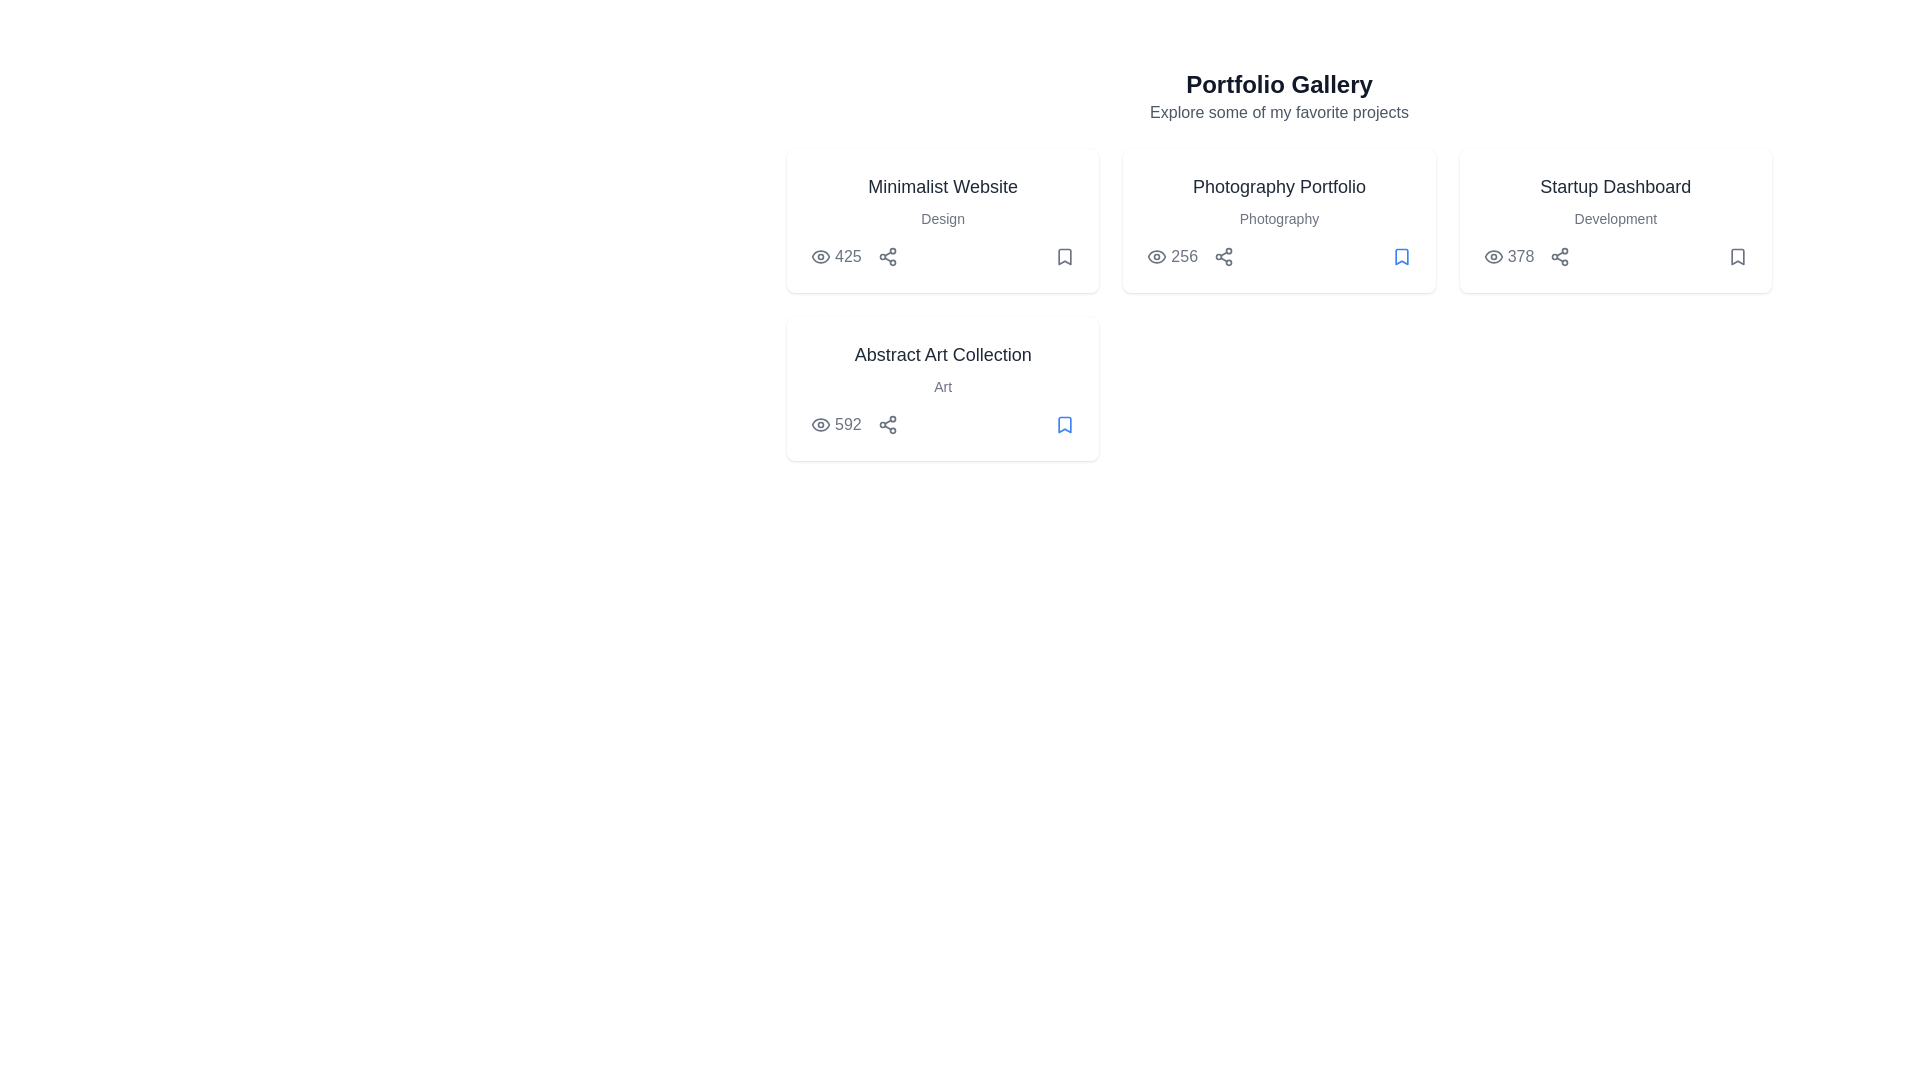  What do you see at coordinates (1493, 256) in the screenshot?
I see `the eye-shaped icon representing visibility located in the 'Startup Dashboard' card above the numeric value '378'` at bounding box center [1493, 256].